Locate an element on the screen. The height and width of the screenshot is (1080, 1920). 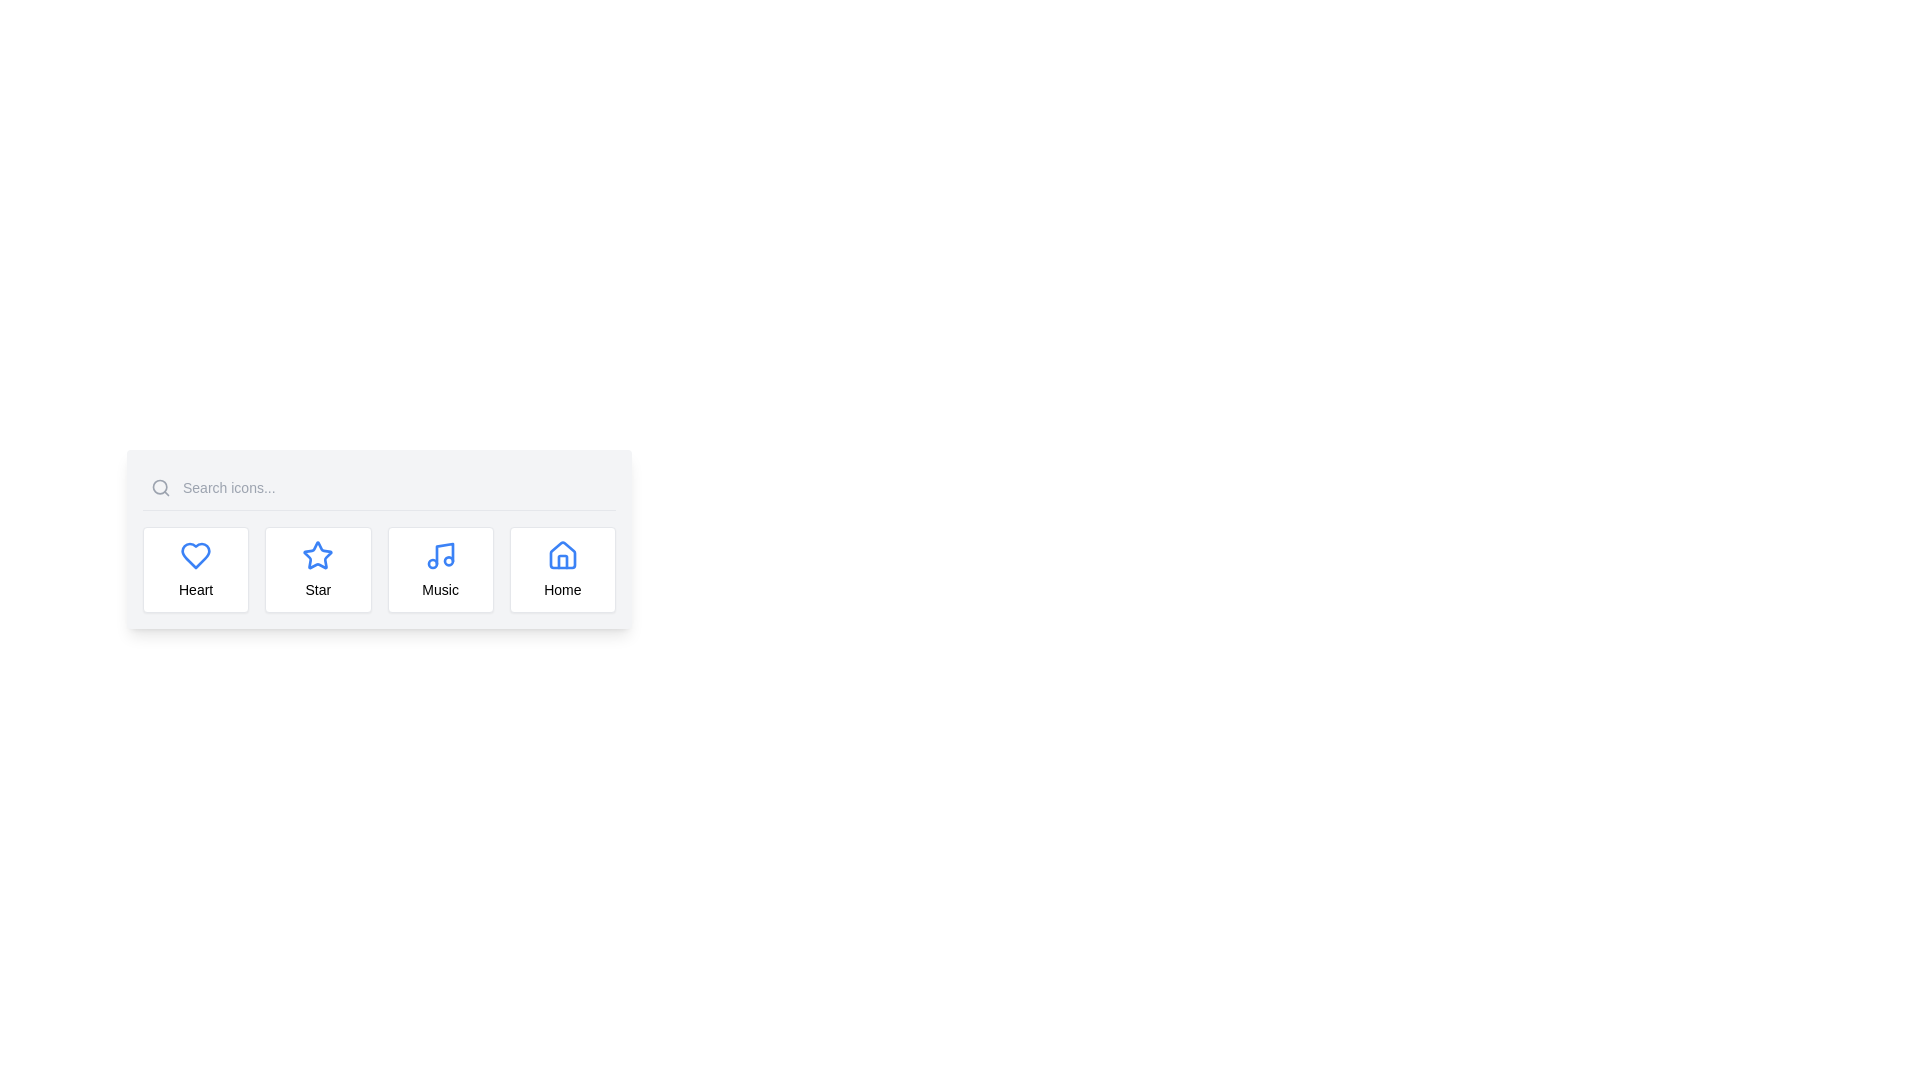
the door portion of the house icon, which is the fourth element in the bottom menu row, to emphasize its recognizability is located at coordinates (561, 562).